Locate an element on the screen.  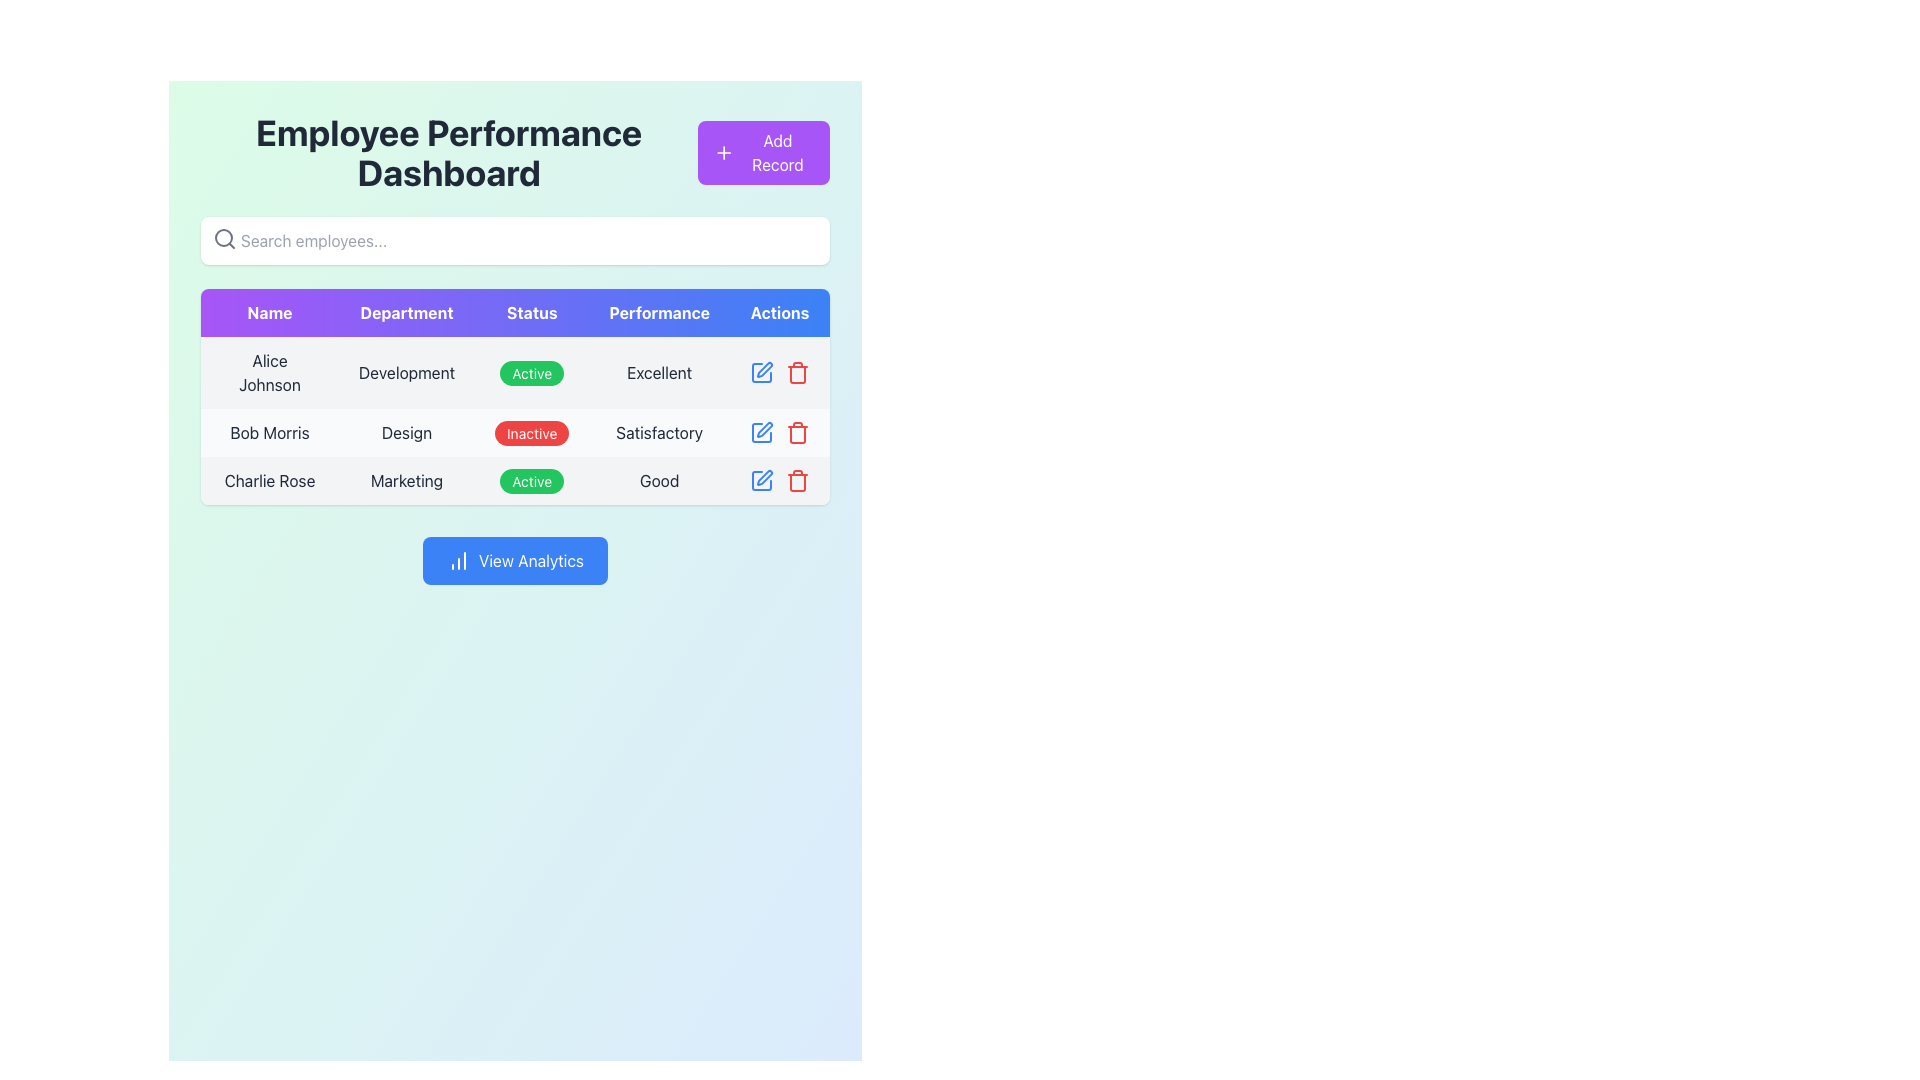
the second subcomponent of the SVG graphic representing the trash can icon for the delete action in the Actions column of the table, corresponding to the employee 'Bob Morris' is located at coordinates (796, 434).